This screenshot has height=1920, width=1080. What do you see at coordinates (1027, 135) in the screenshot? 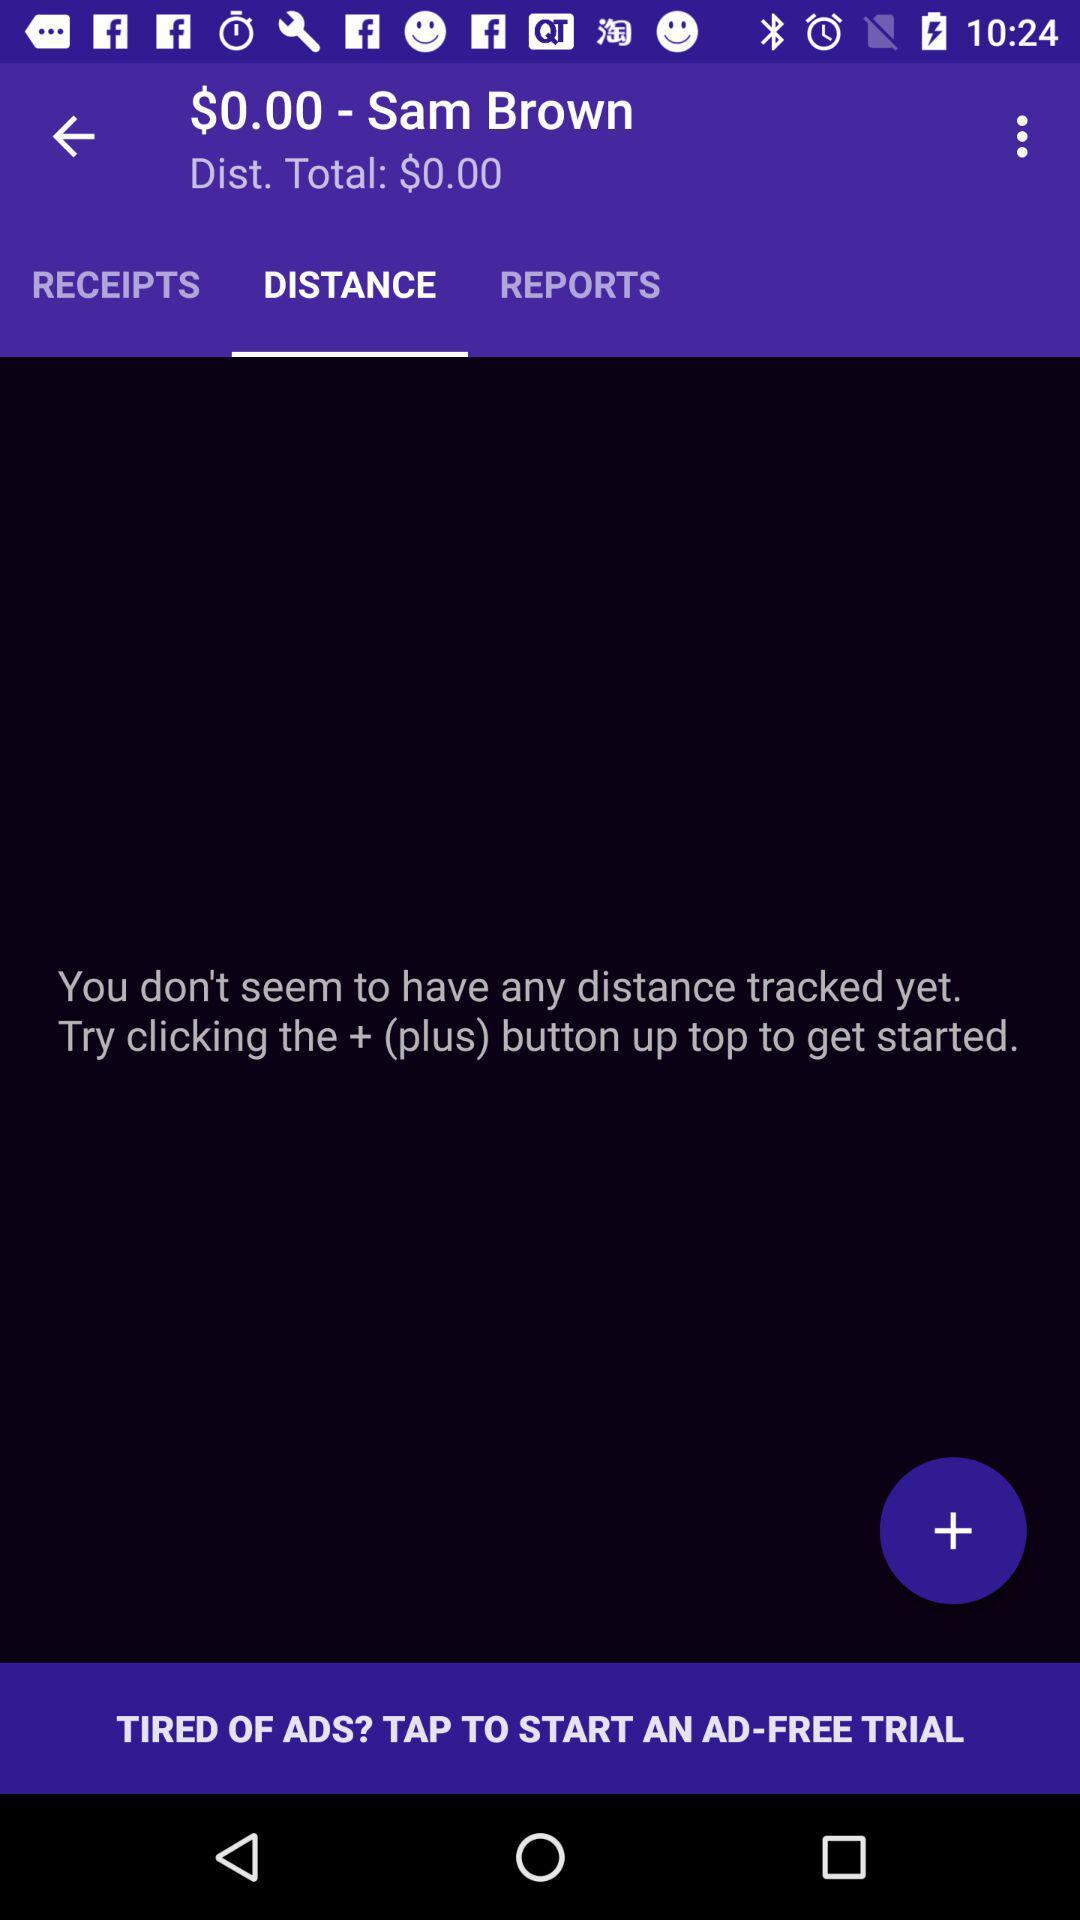
I see `item above the you don t icon` at bounding box center [1027, 135].